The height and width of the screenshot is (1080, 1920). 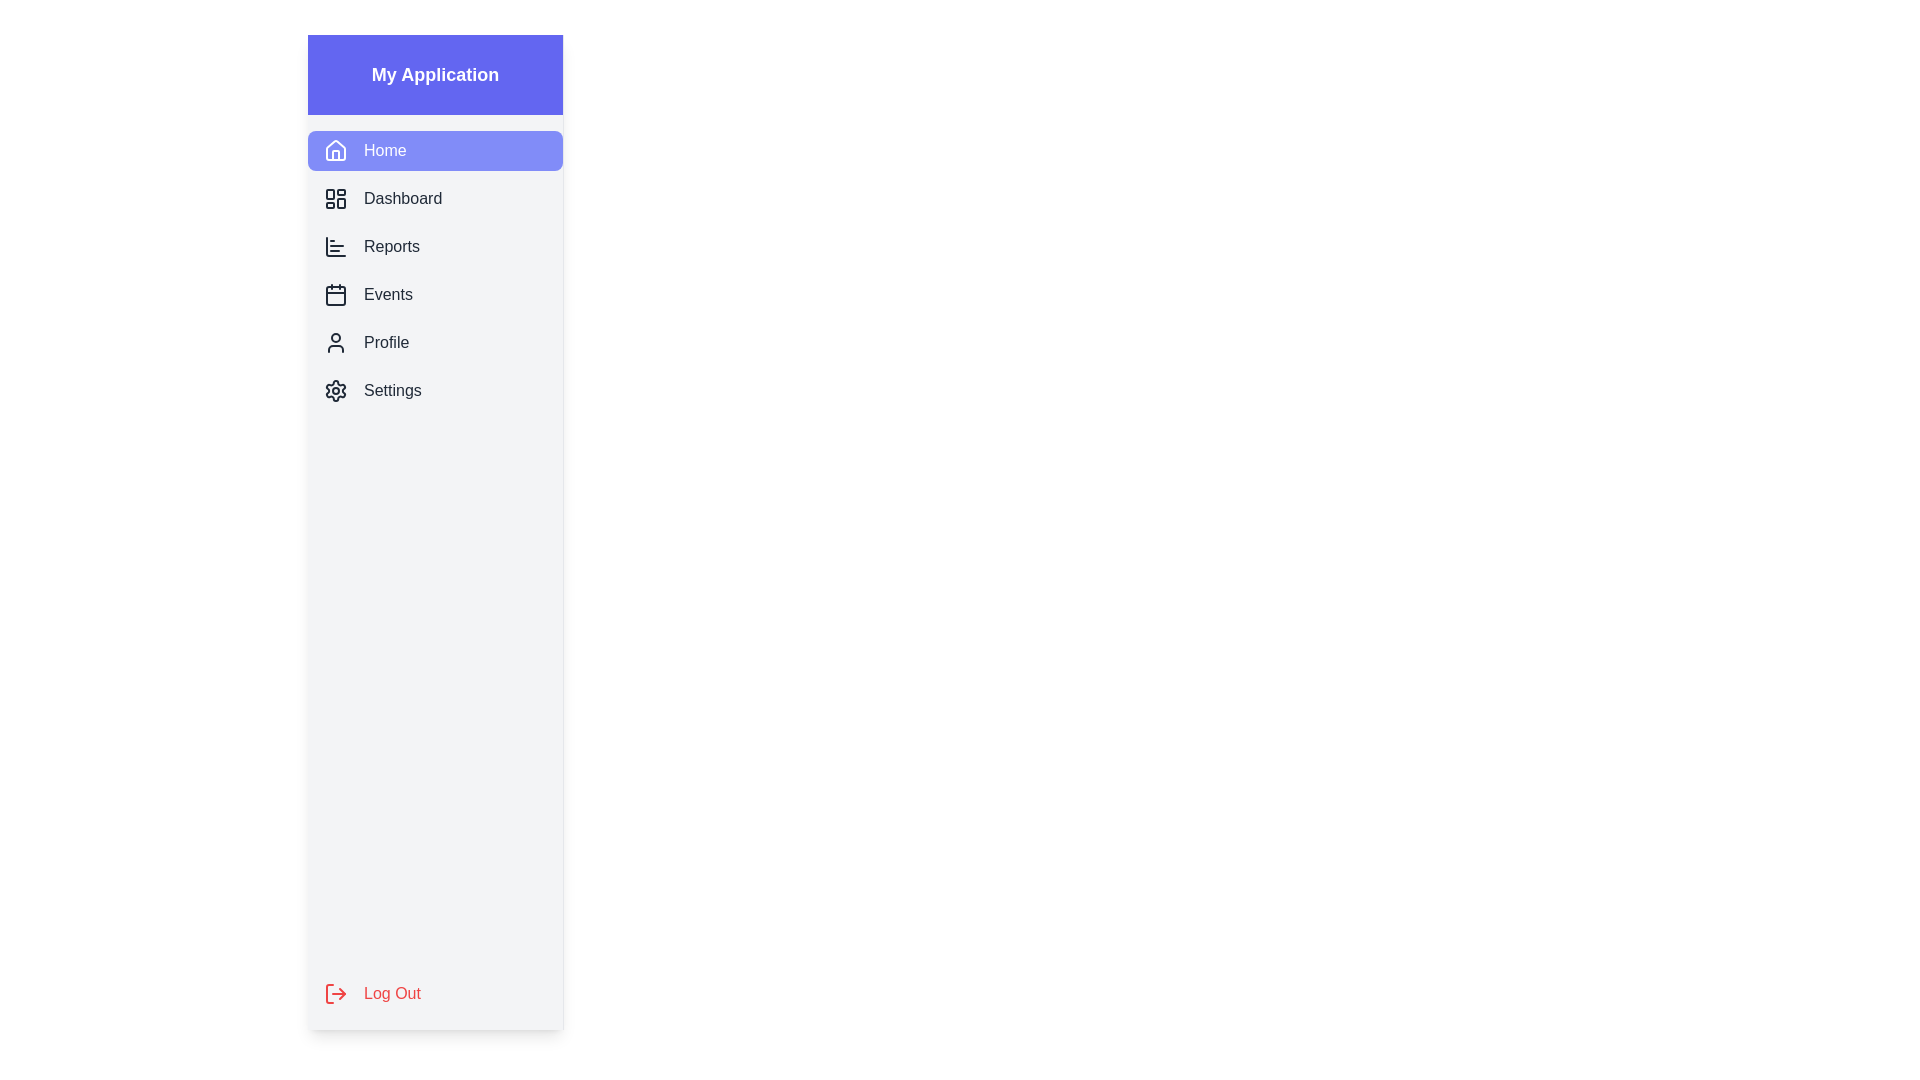 What do you see at coordinates (402, 199) in the screenshot?
I see `the 'Dashboard' text label in the vertical navigation menu` at bounding box center [402, 199].